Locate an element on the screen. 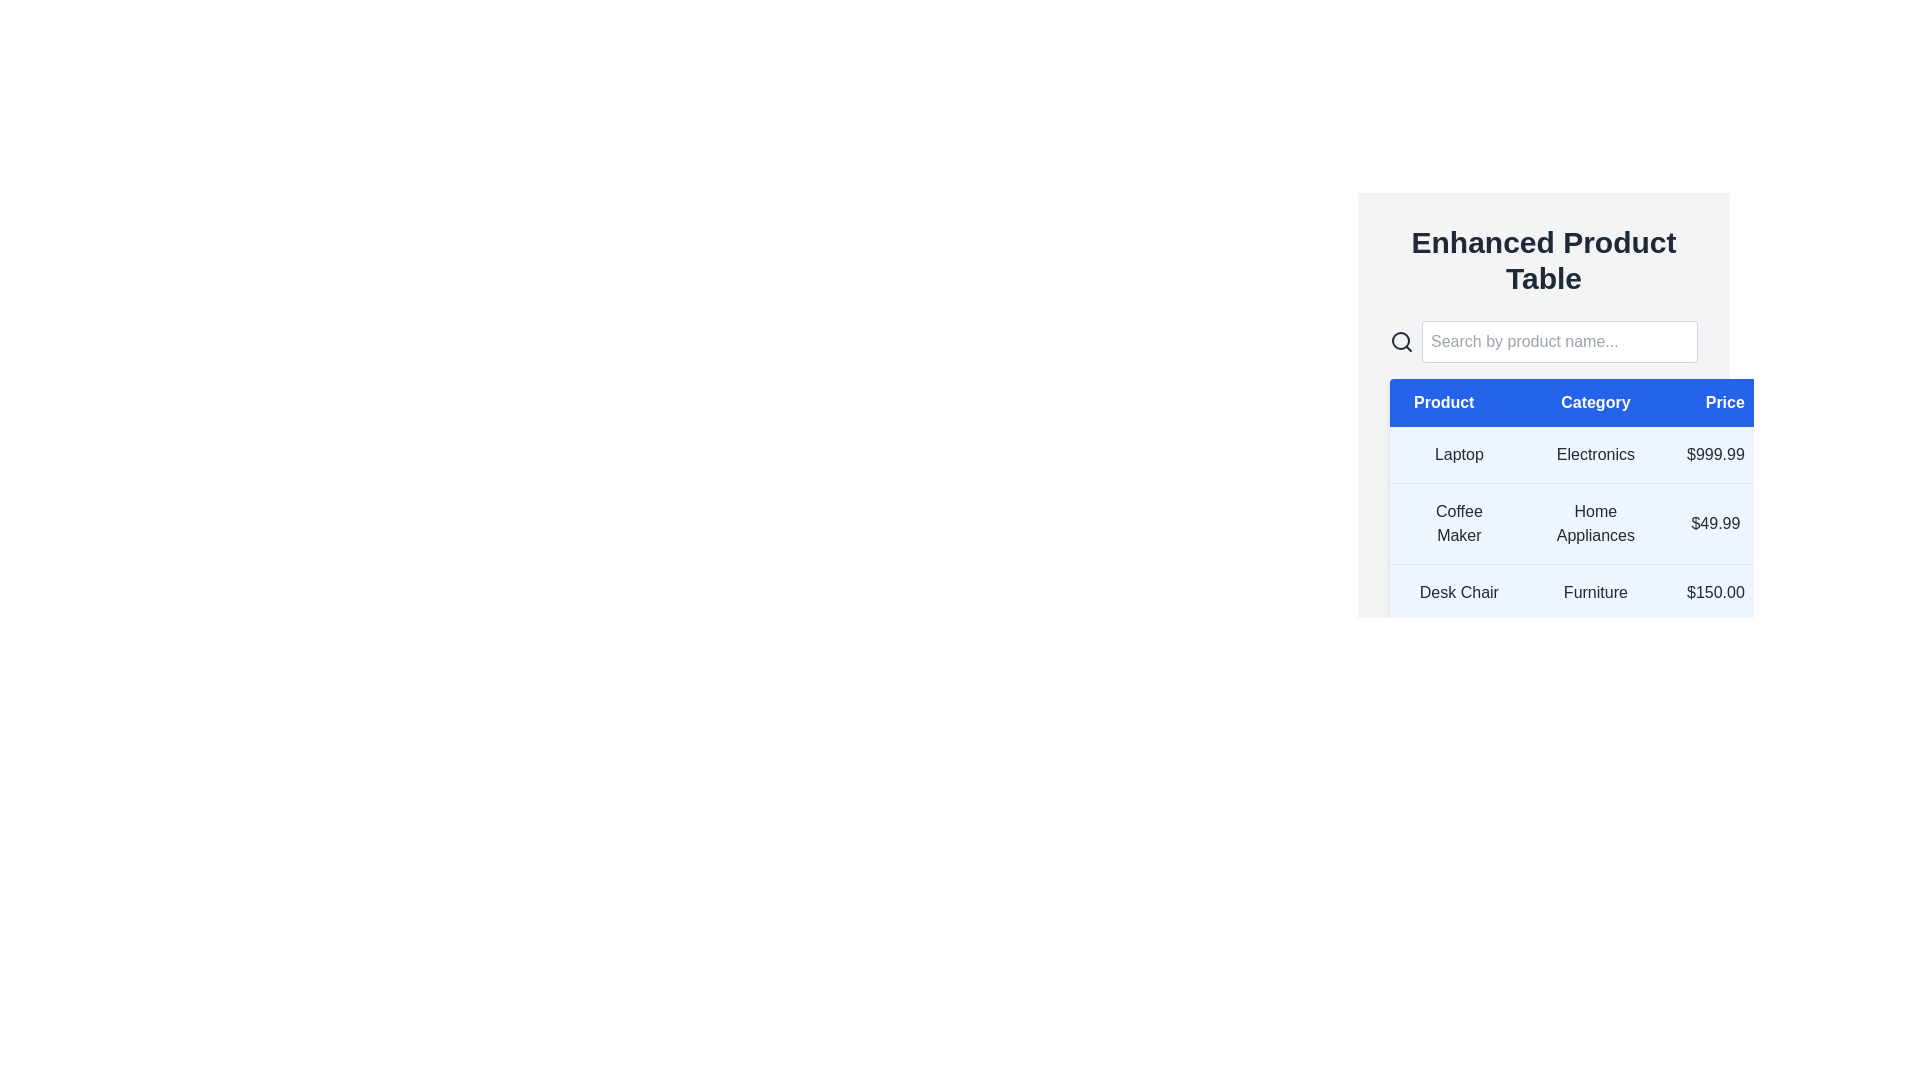 This screenshot has width=1920, height=1080. text 'Desk Chair' displayed in the static text element within the first cell of the 'Product' column in the table is located at coordinates (1459, 592).